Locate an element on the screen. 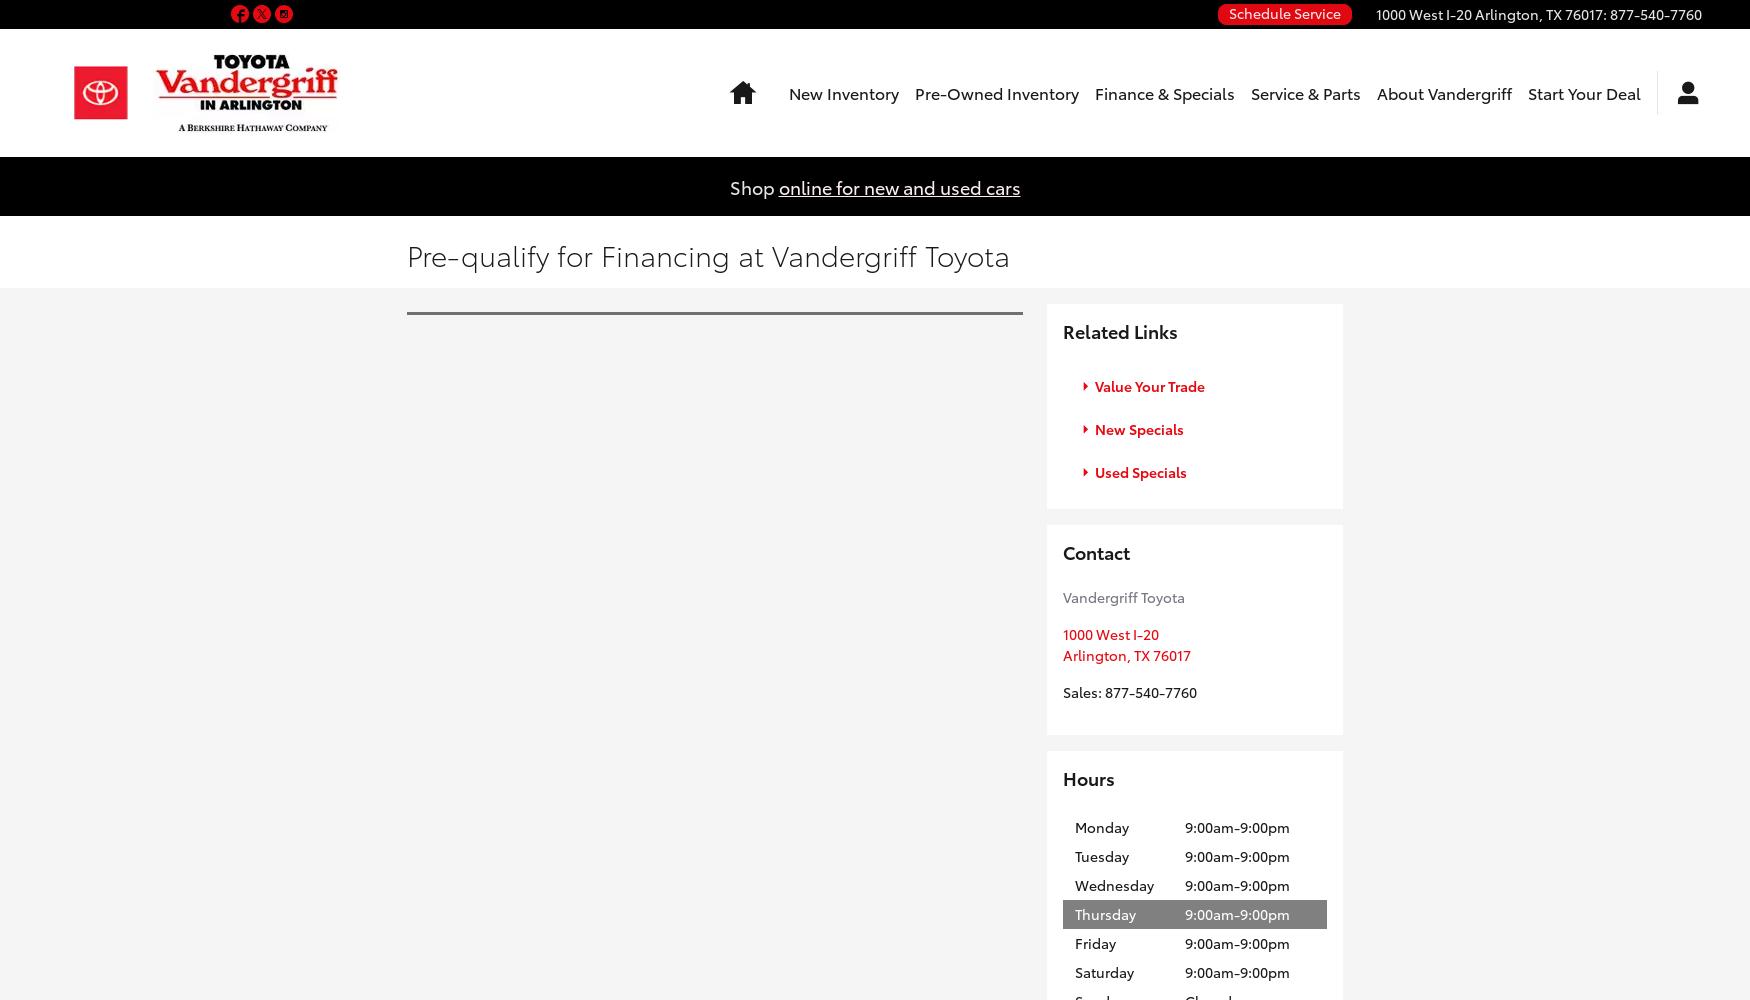  'Pre-Owned Inventory' is located at coordinates (996, 91).